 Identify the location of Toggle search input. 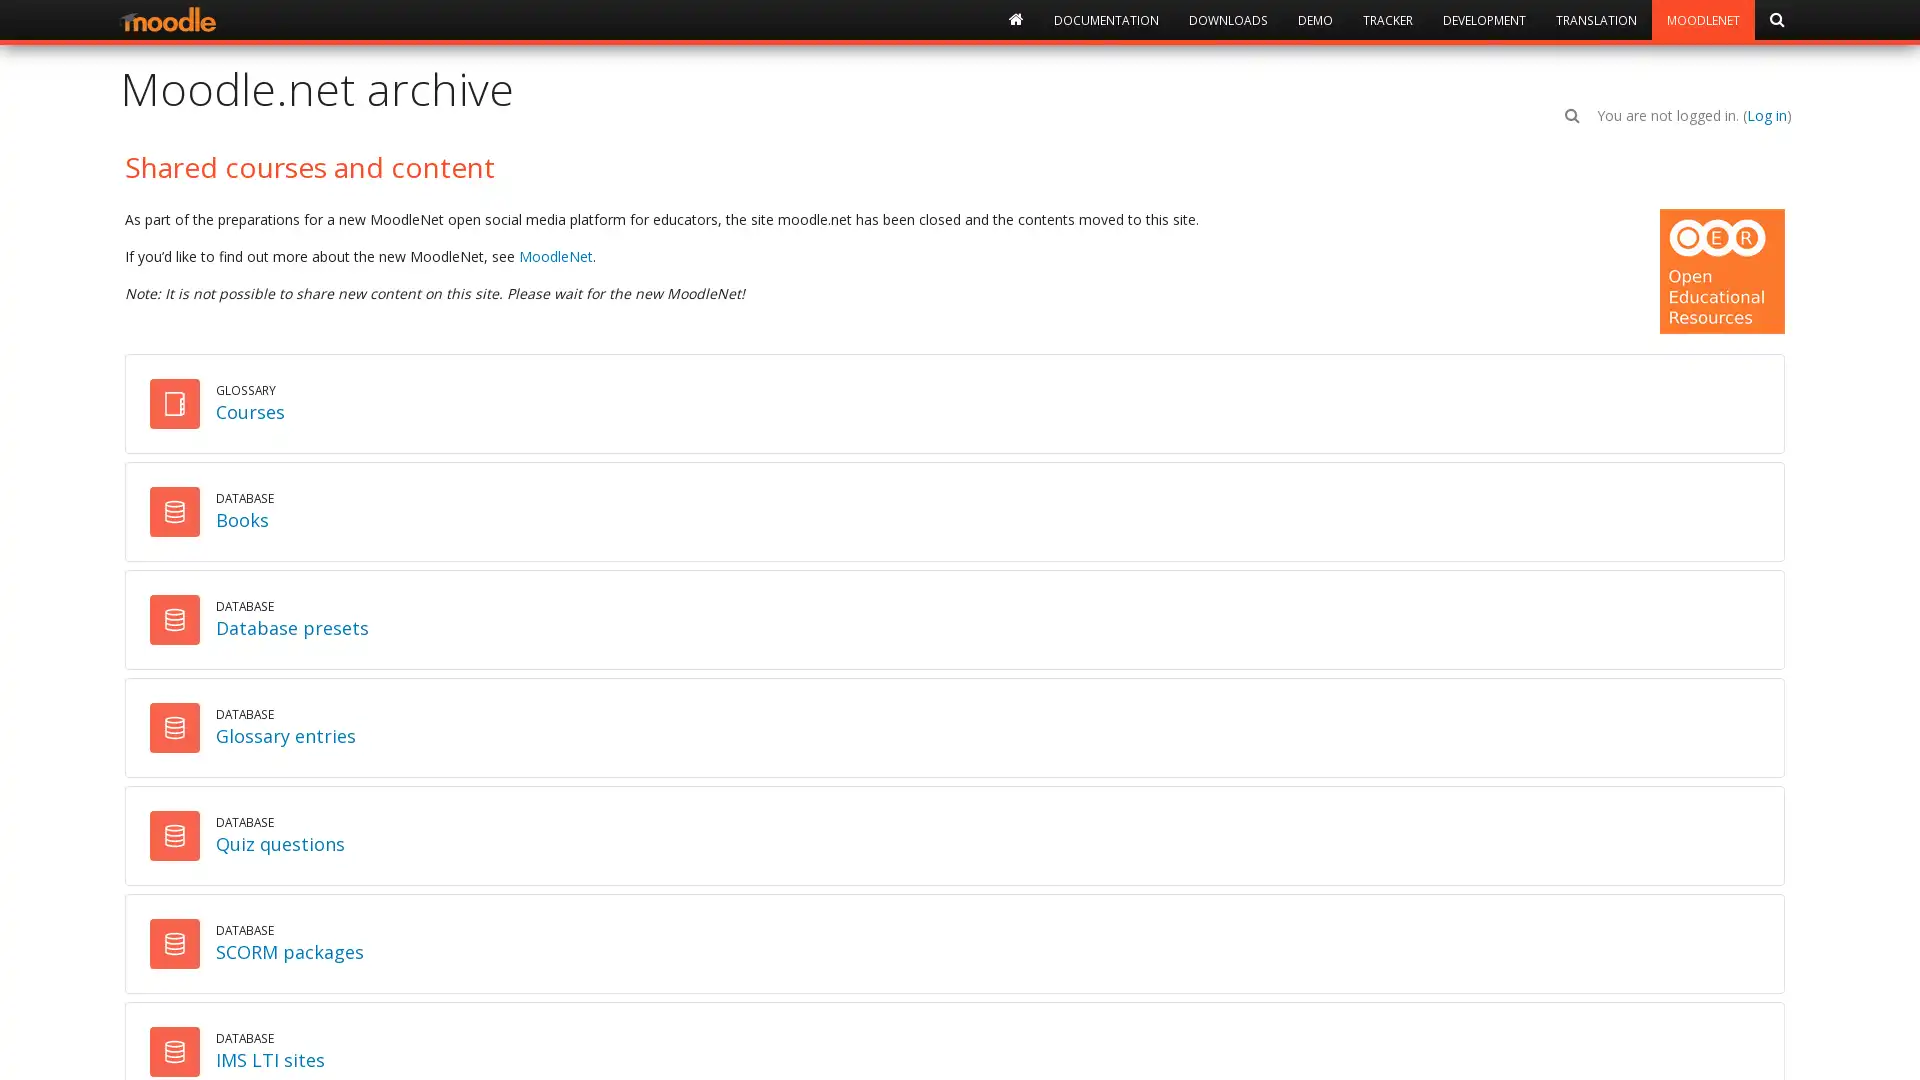
(1571, 114).